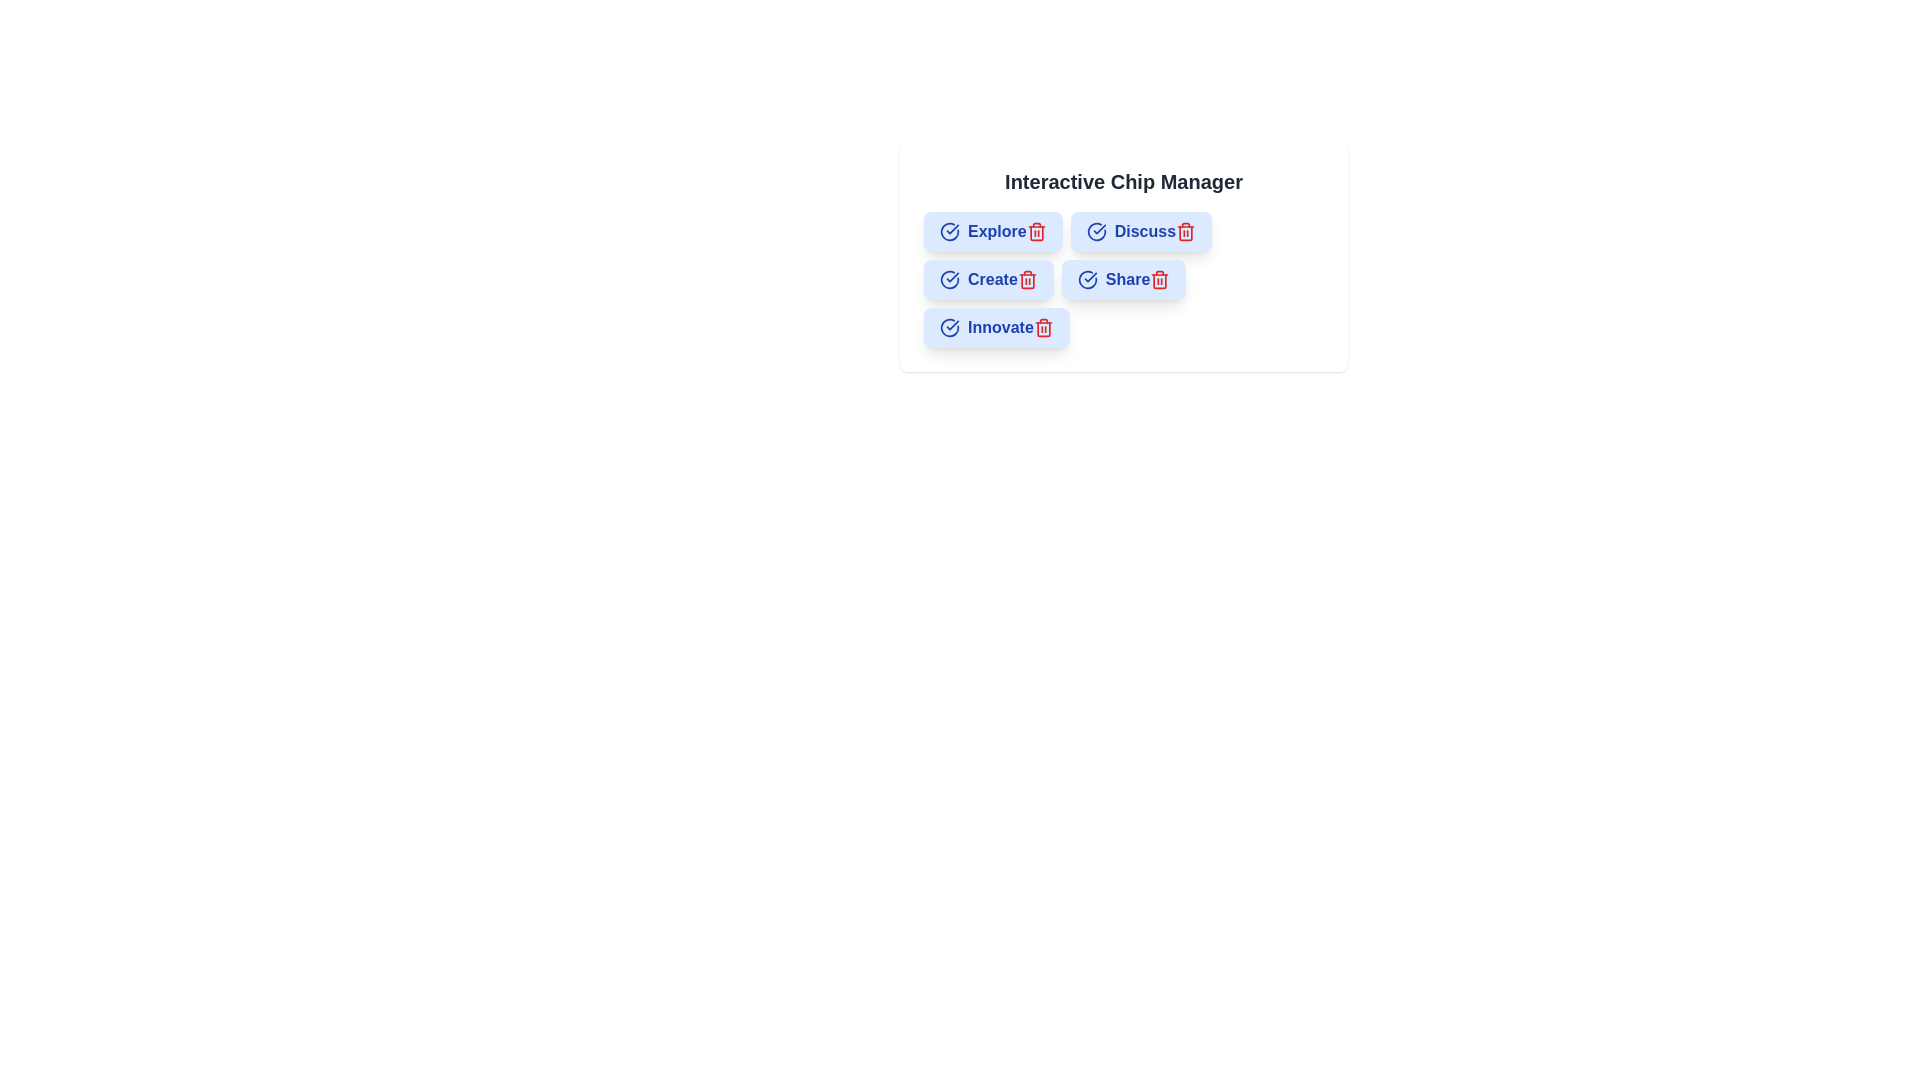 The height and width of the screenshot is (1080, 1920). Describe the element at coordinates (1042, 326) in the screenshot. I see `the trash icon of the chip labeled Innovate to remove it` at that location.